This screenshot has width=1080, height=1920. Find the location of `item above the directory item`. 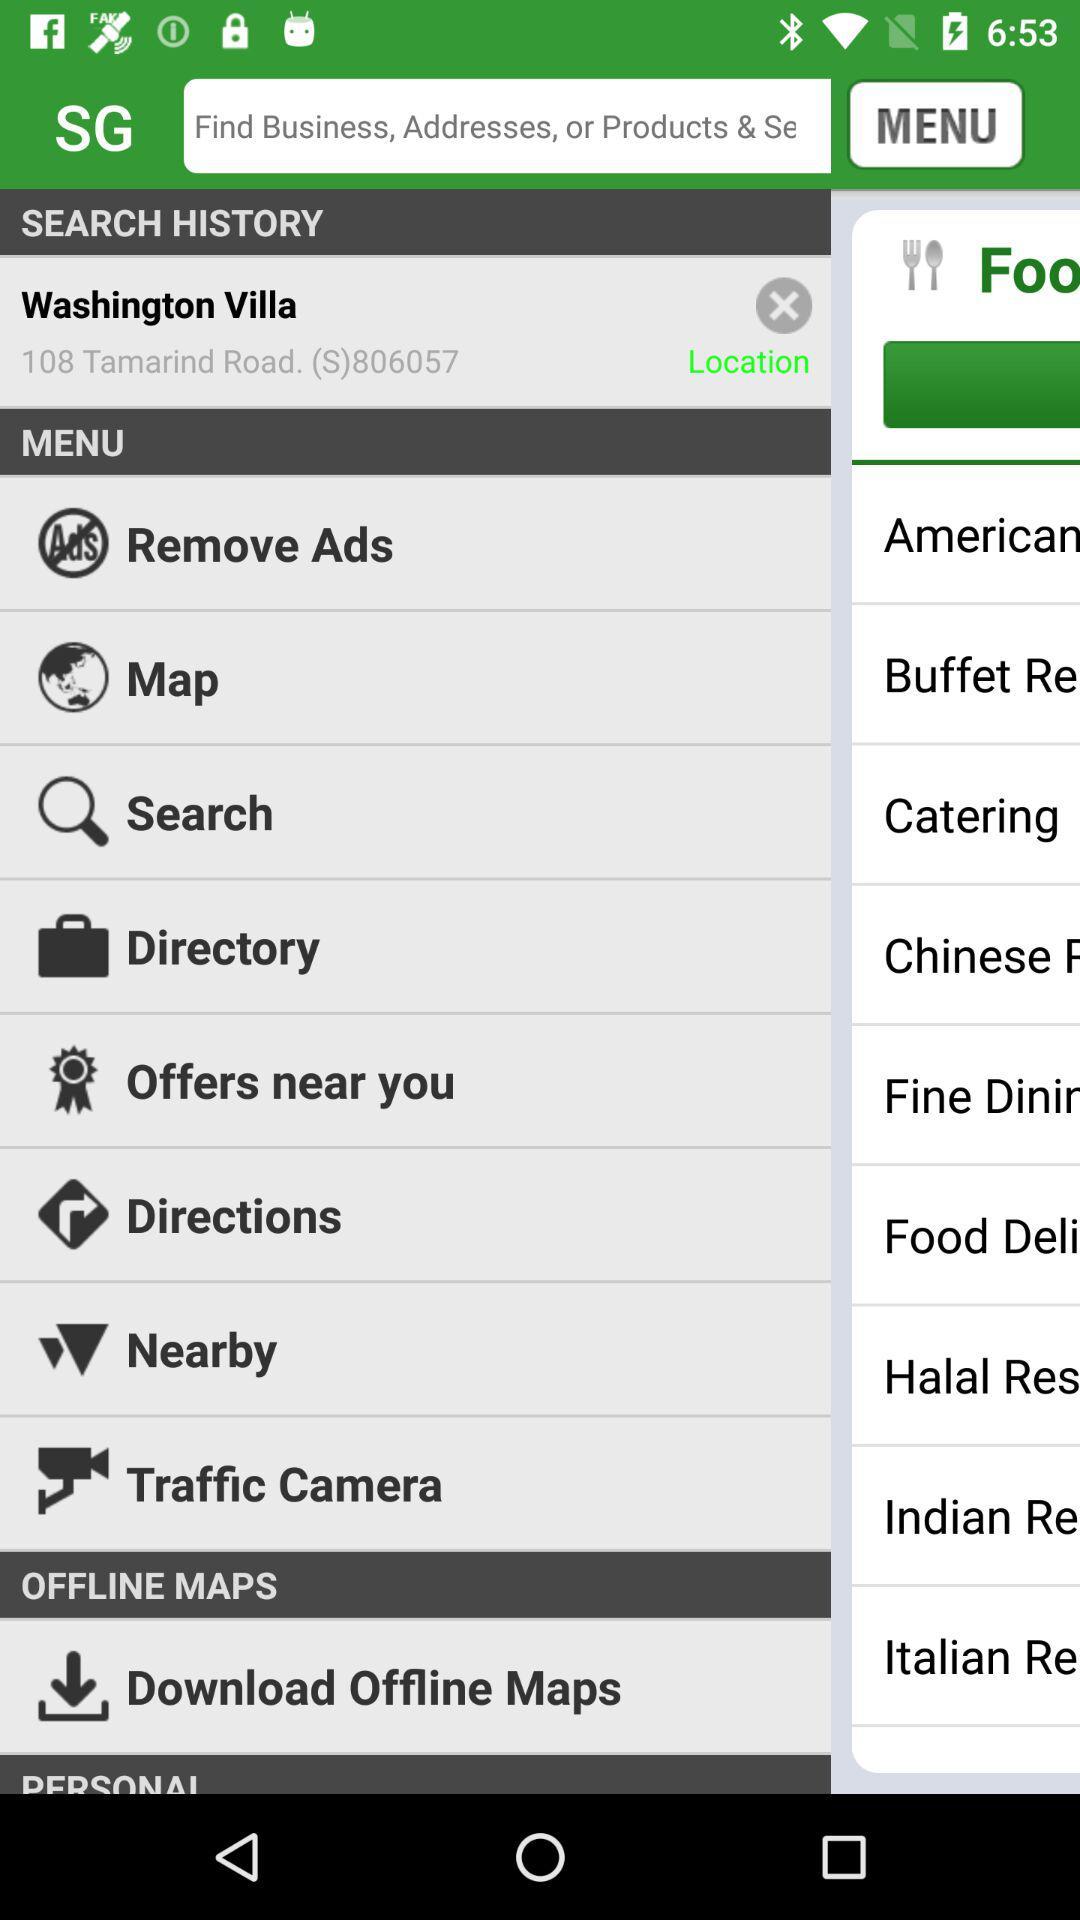

item above the directory item is located at coordinates (980, 814).